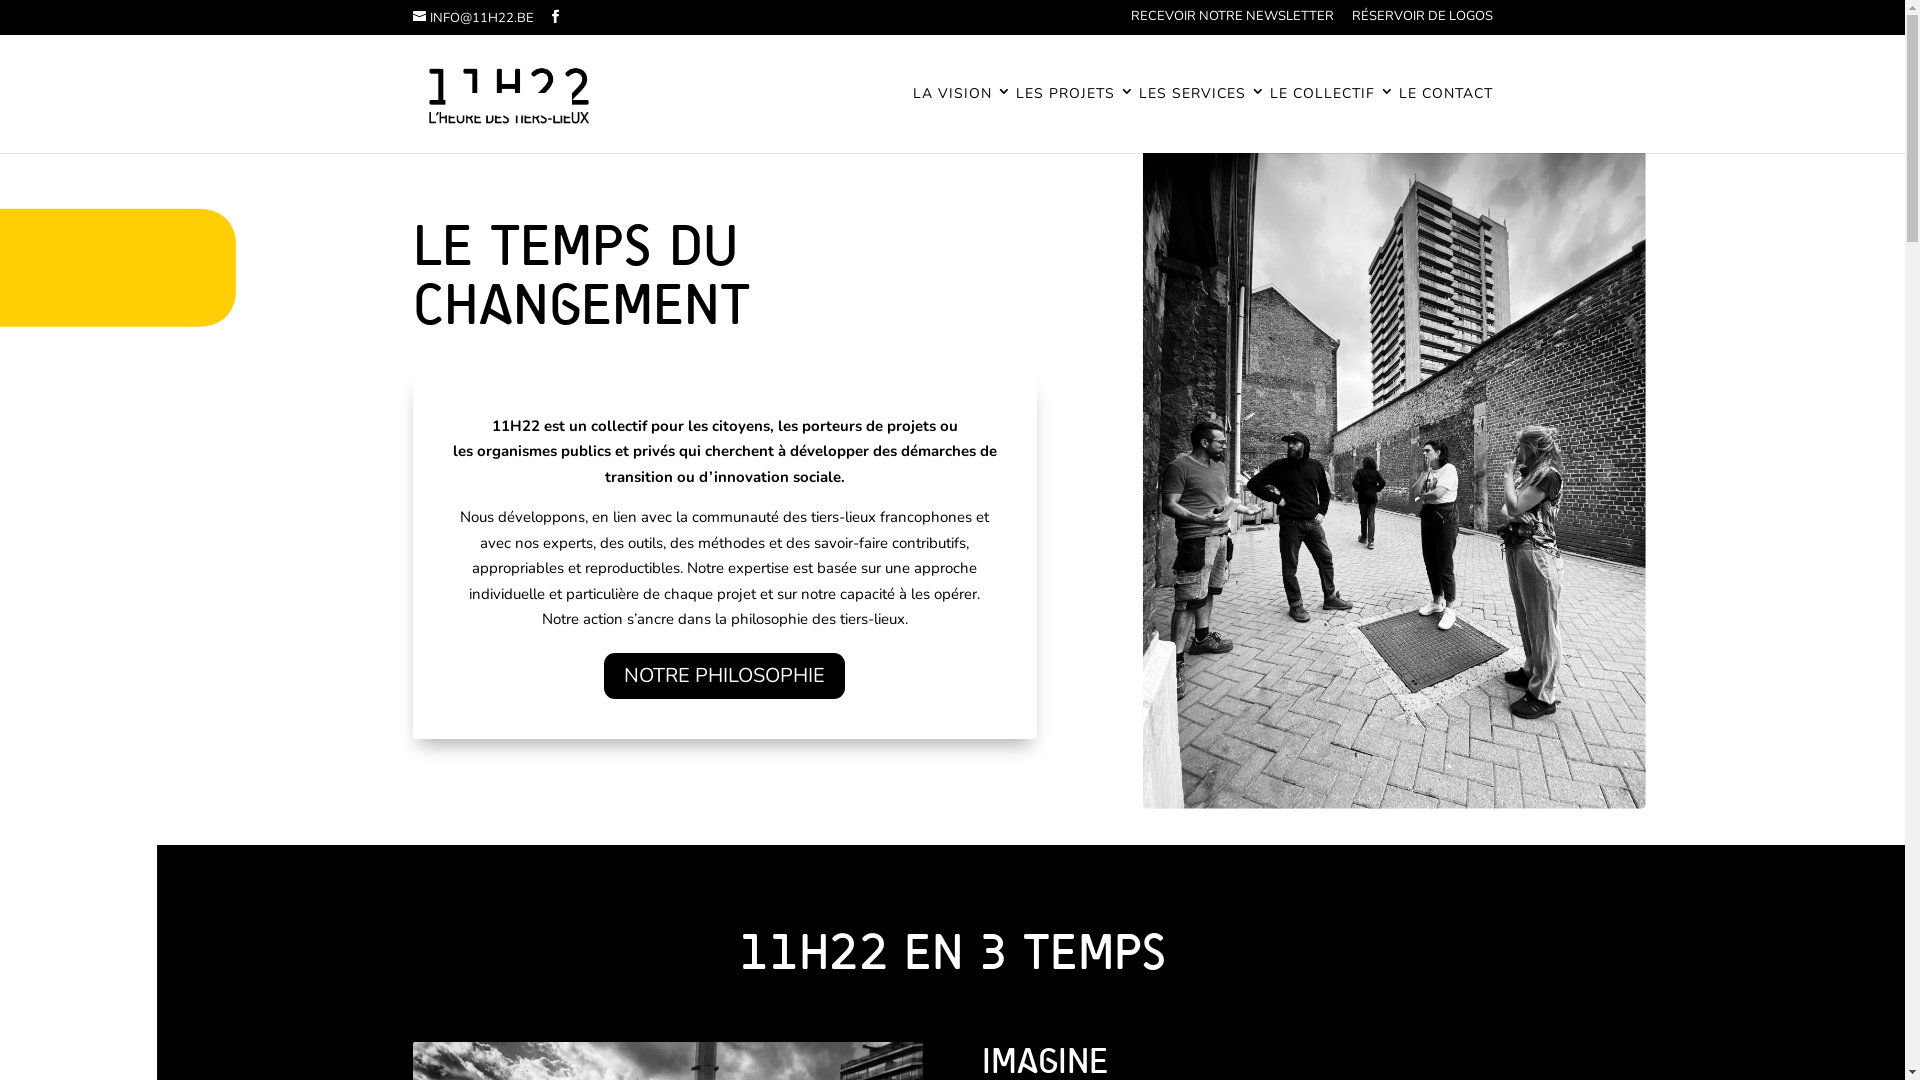 The image size is (1920, 1080). I want to click on 'LE COLLECTIF', so click(1332, 119).